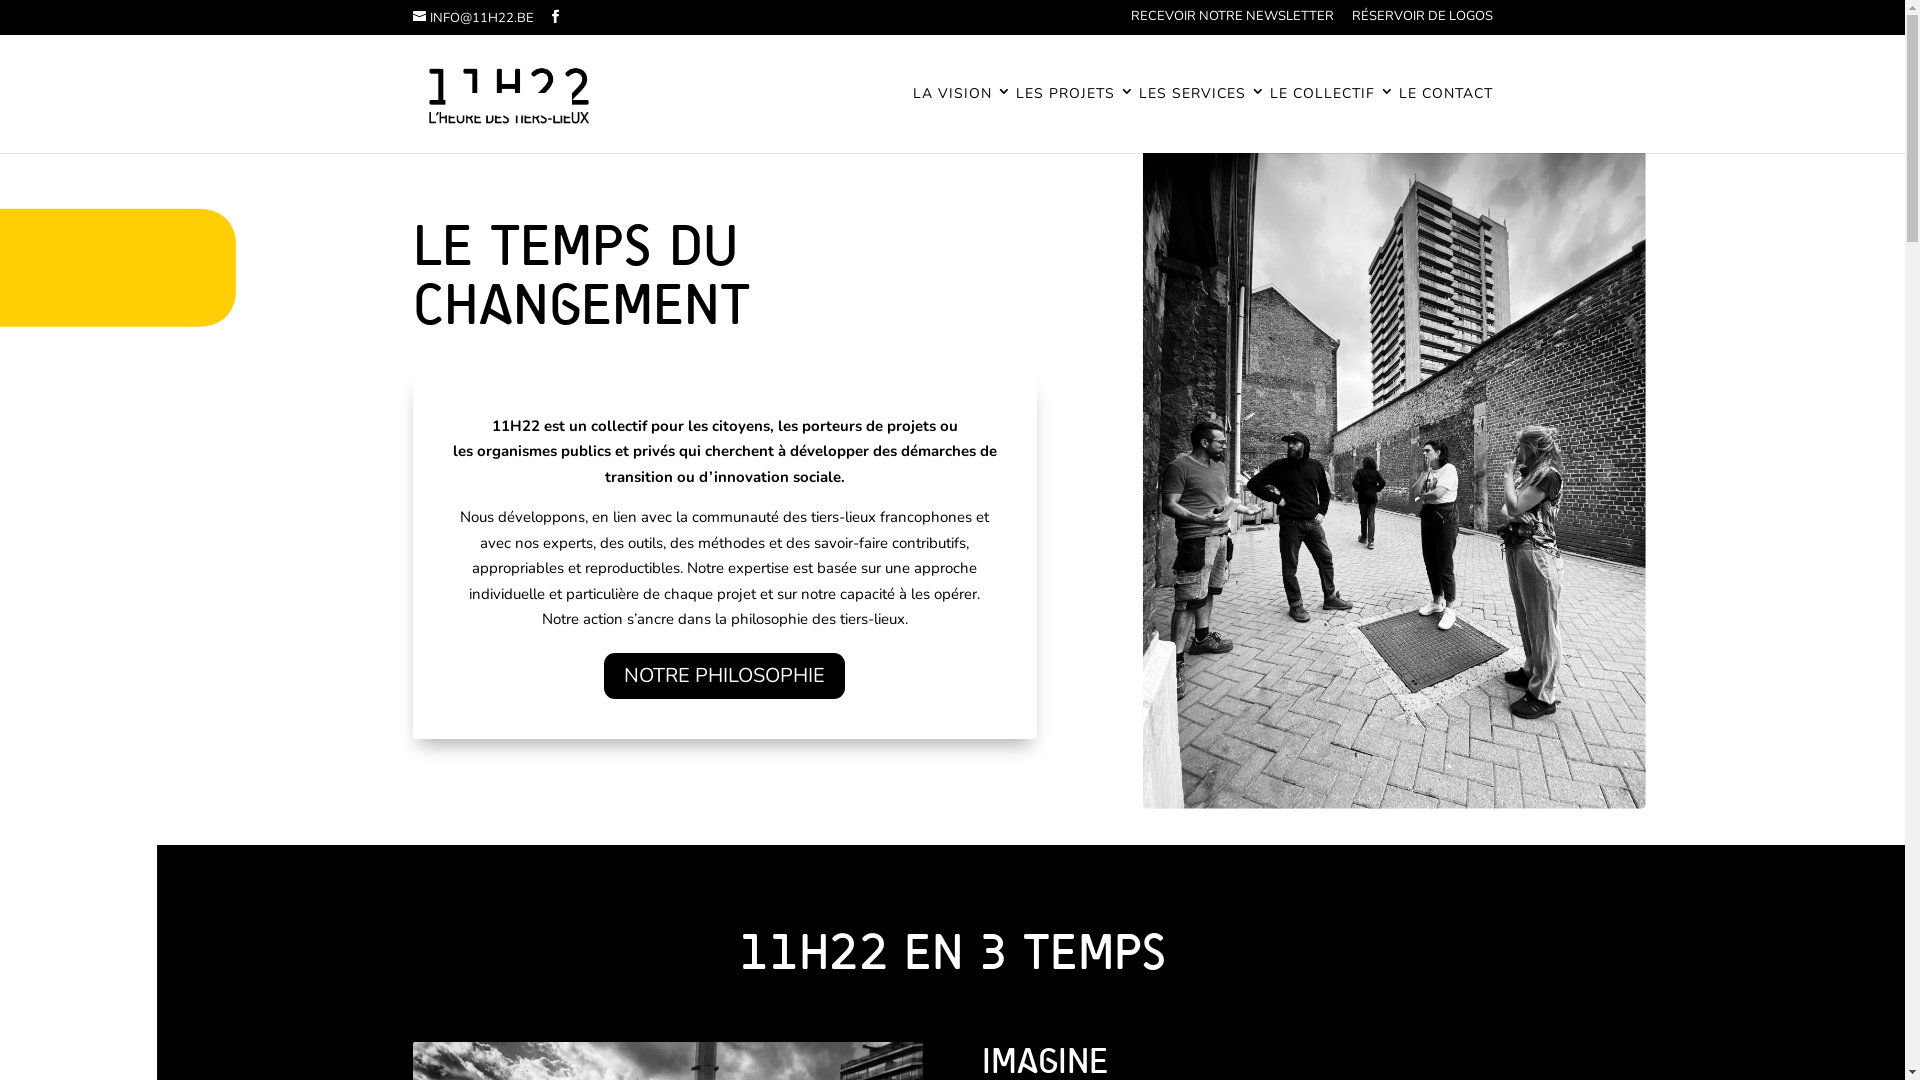 The image size is (1920, 1080). I want to click on 'LE COLLECTIF', so click(1332, 119).